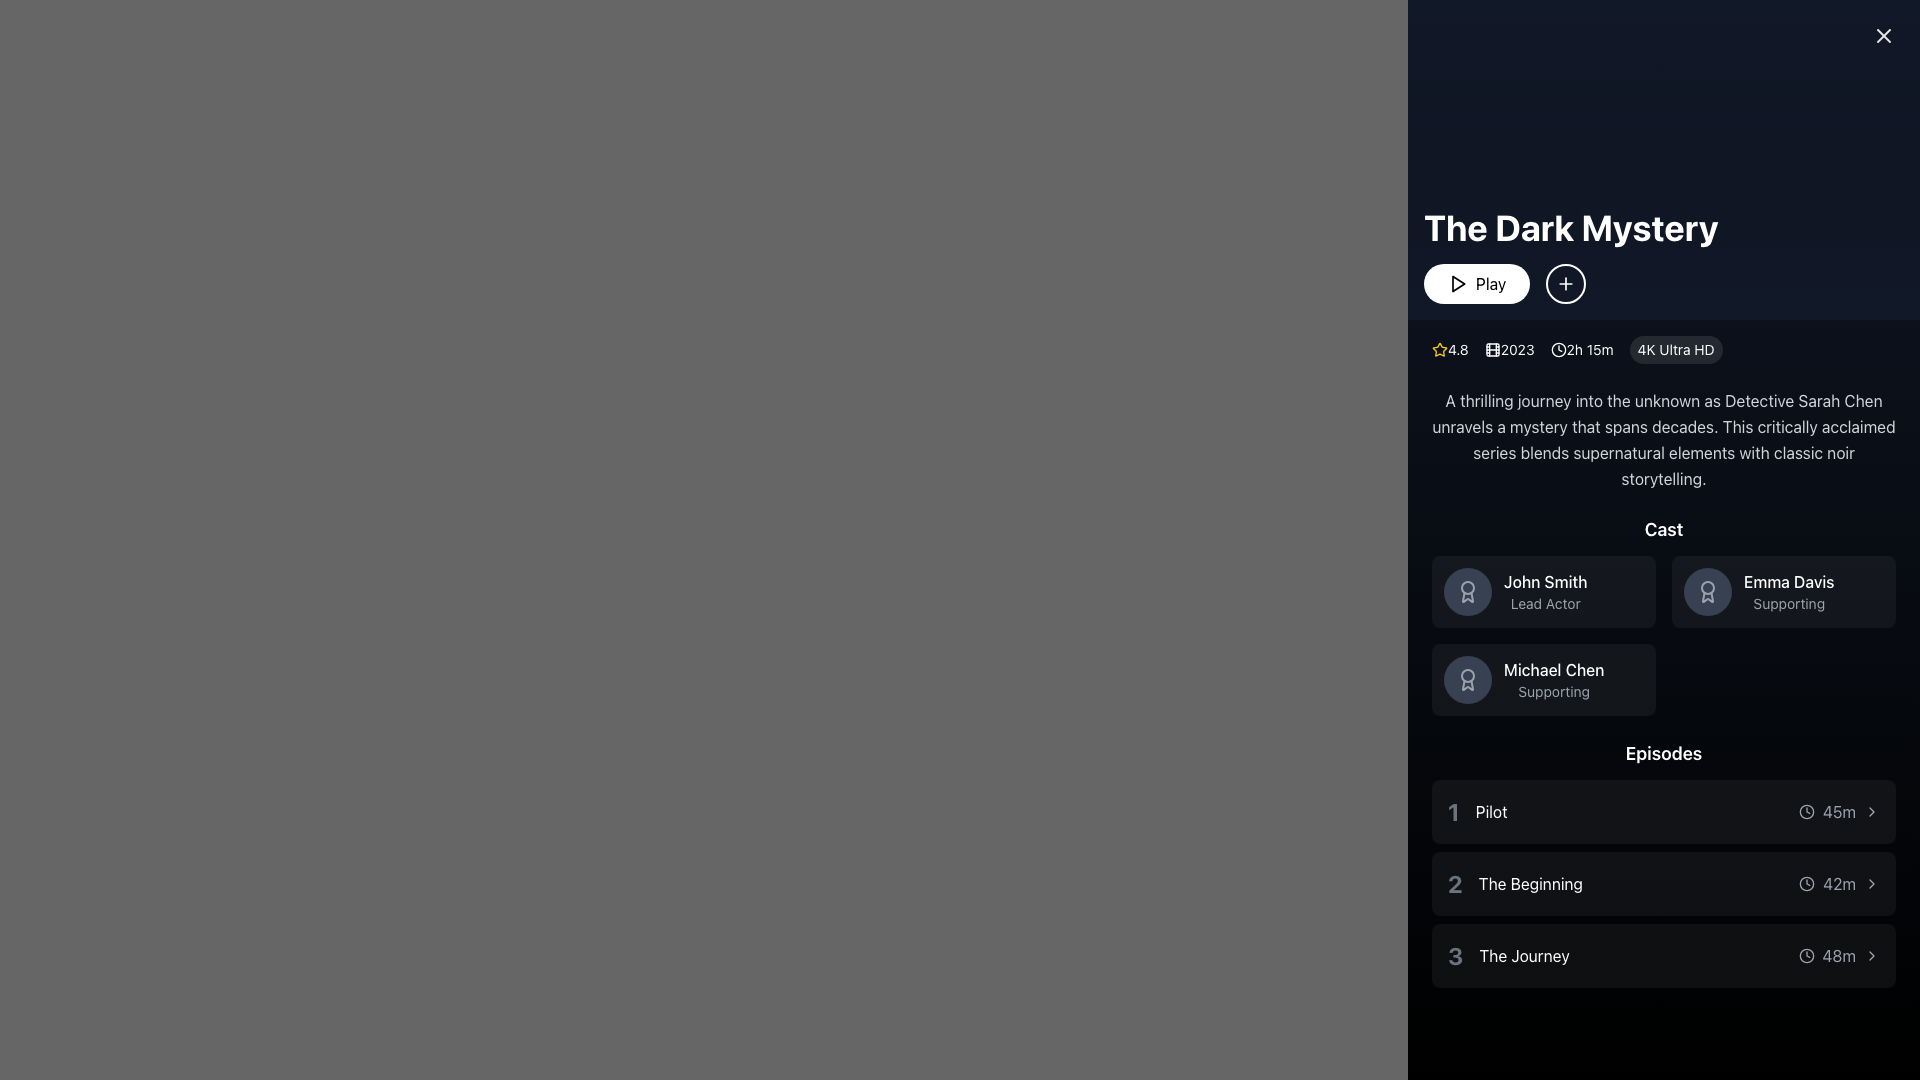  What do you see at coordinates (1468, 678) in the screenshot?
I see `the circular badge-like icon with decorative lines and a ribbon-like design located in the 'Cast' section under the name 'Michael Chen'` at bounding box center [1468, 678].